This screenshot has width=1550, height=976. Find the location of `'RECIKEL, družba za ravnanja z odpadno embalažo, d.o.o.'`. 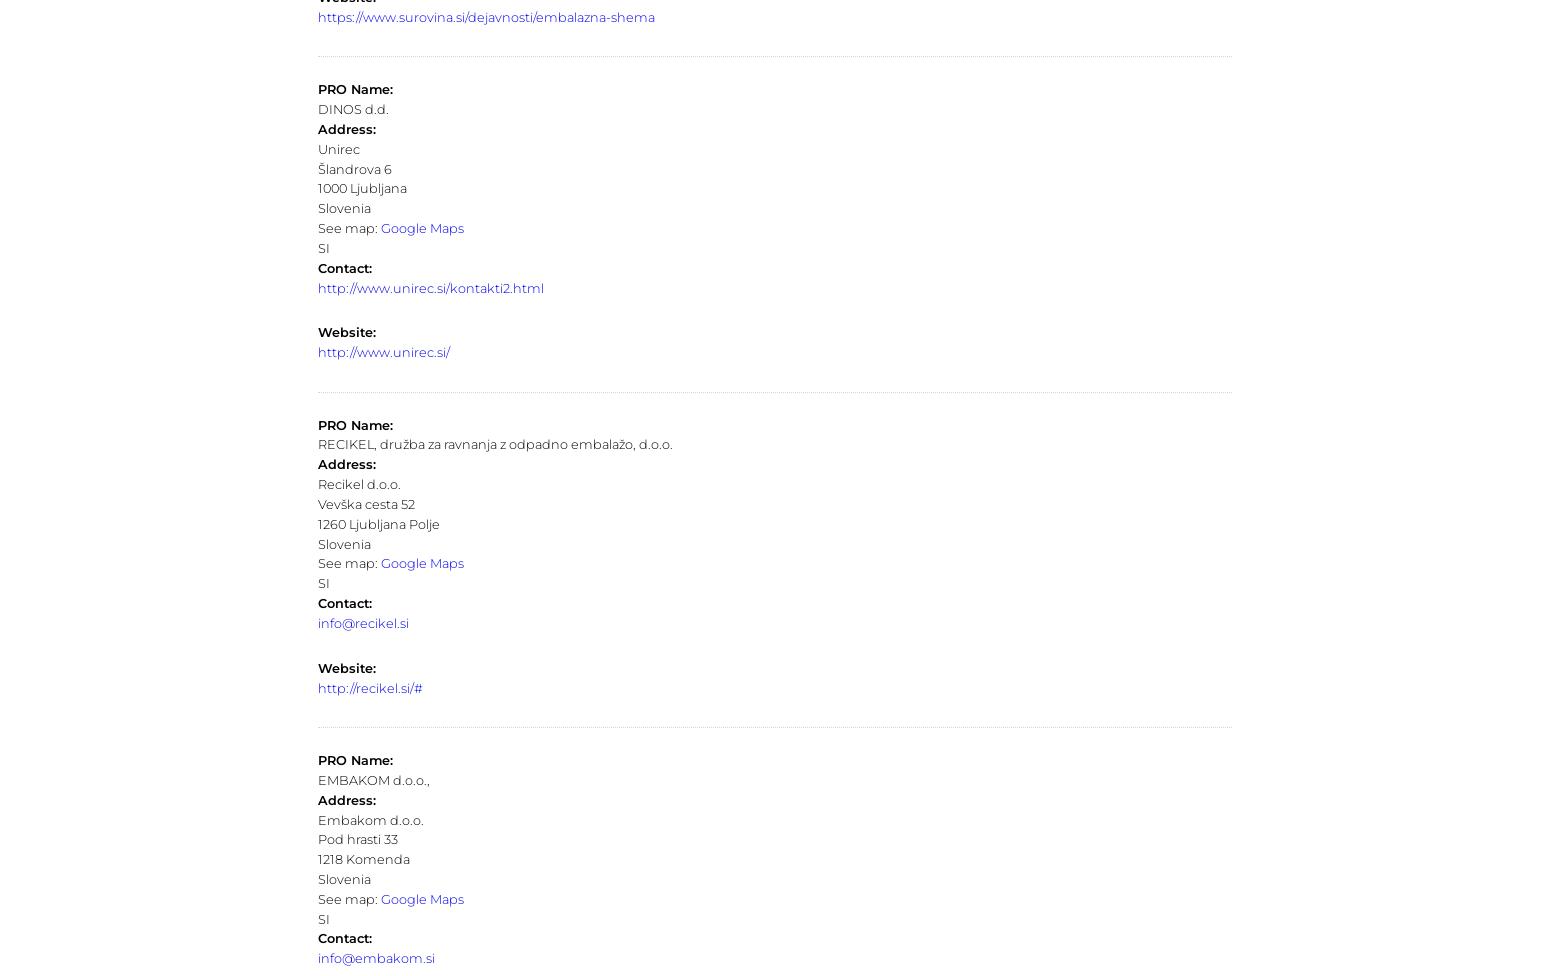

'RECIKEL, družba za ravnanja z odpadno embalažo, d.o.o.' is located at coordinates (315, 443).